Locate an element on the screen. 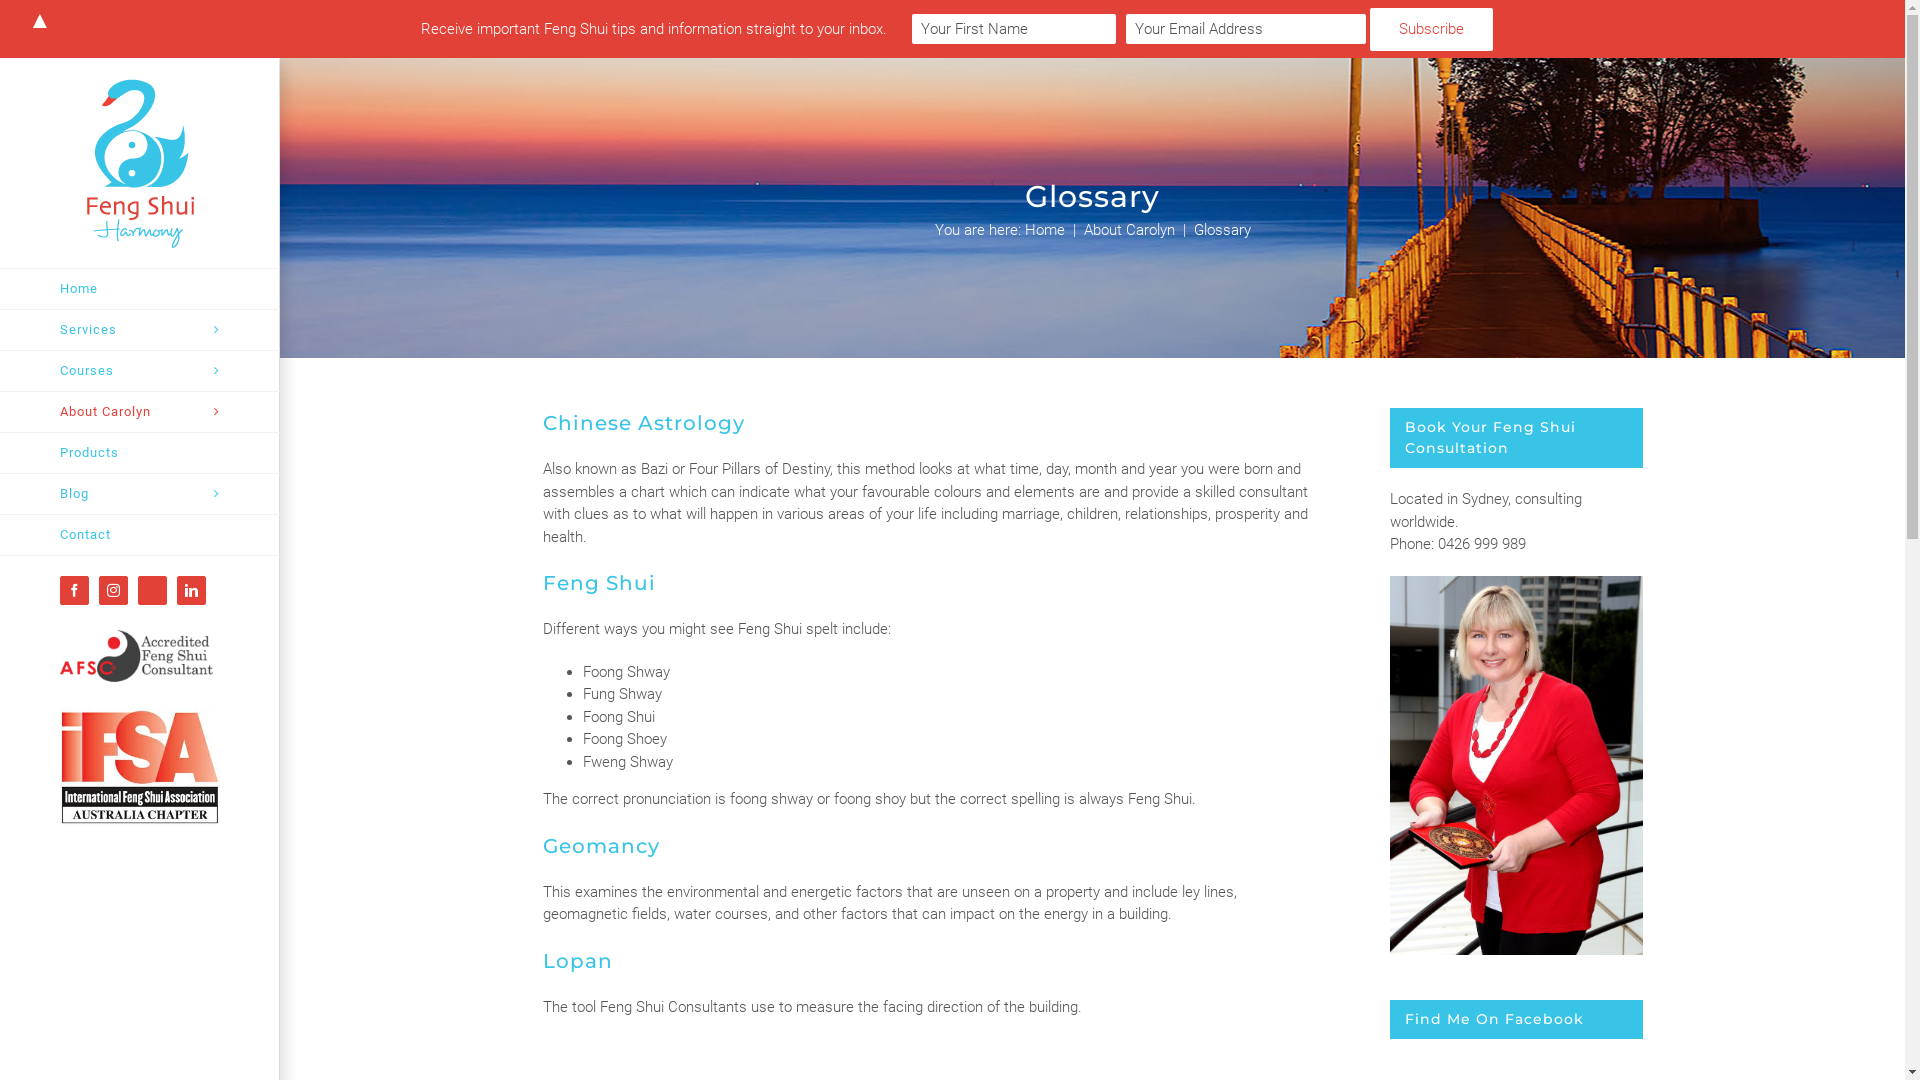  'Instagram' is located at coordinates (112, 589).